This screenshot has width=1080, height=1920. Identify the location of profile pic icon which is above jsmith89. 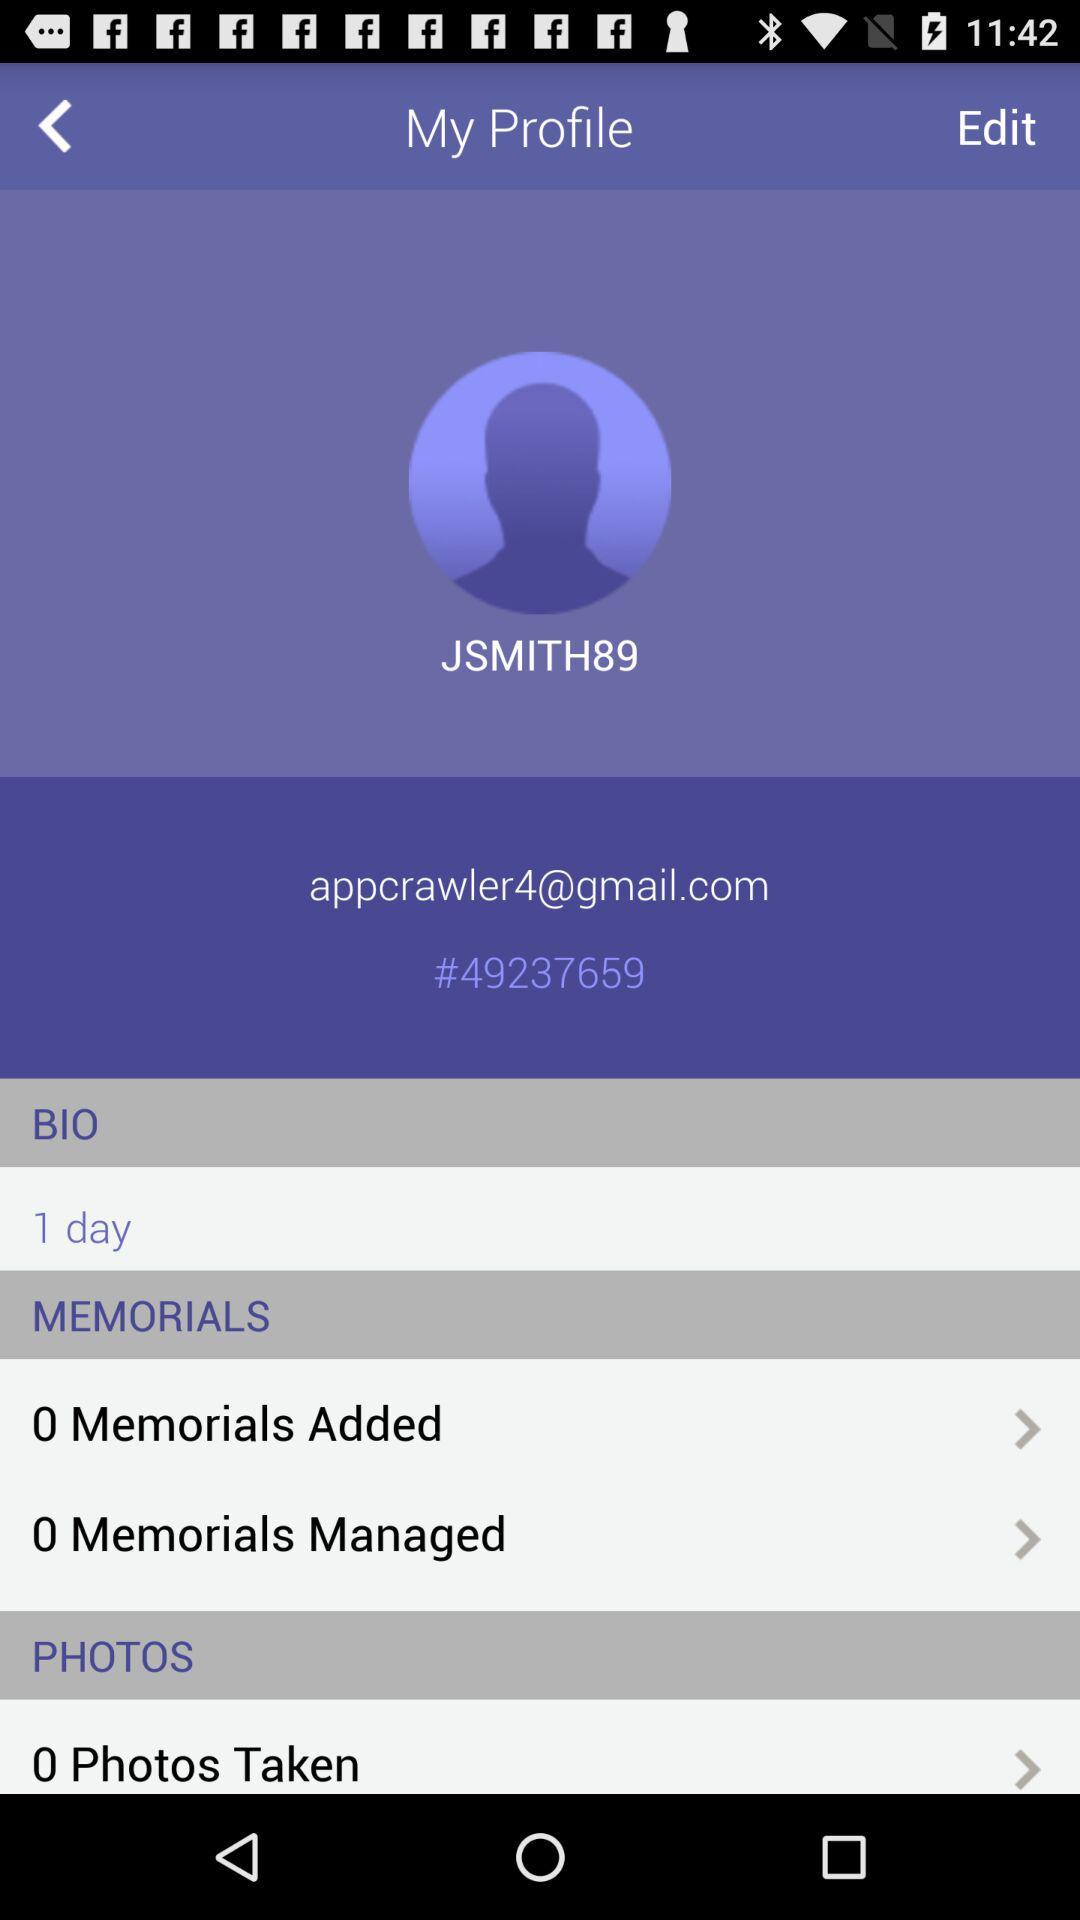
(540, 483).